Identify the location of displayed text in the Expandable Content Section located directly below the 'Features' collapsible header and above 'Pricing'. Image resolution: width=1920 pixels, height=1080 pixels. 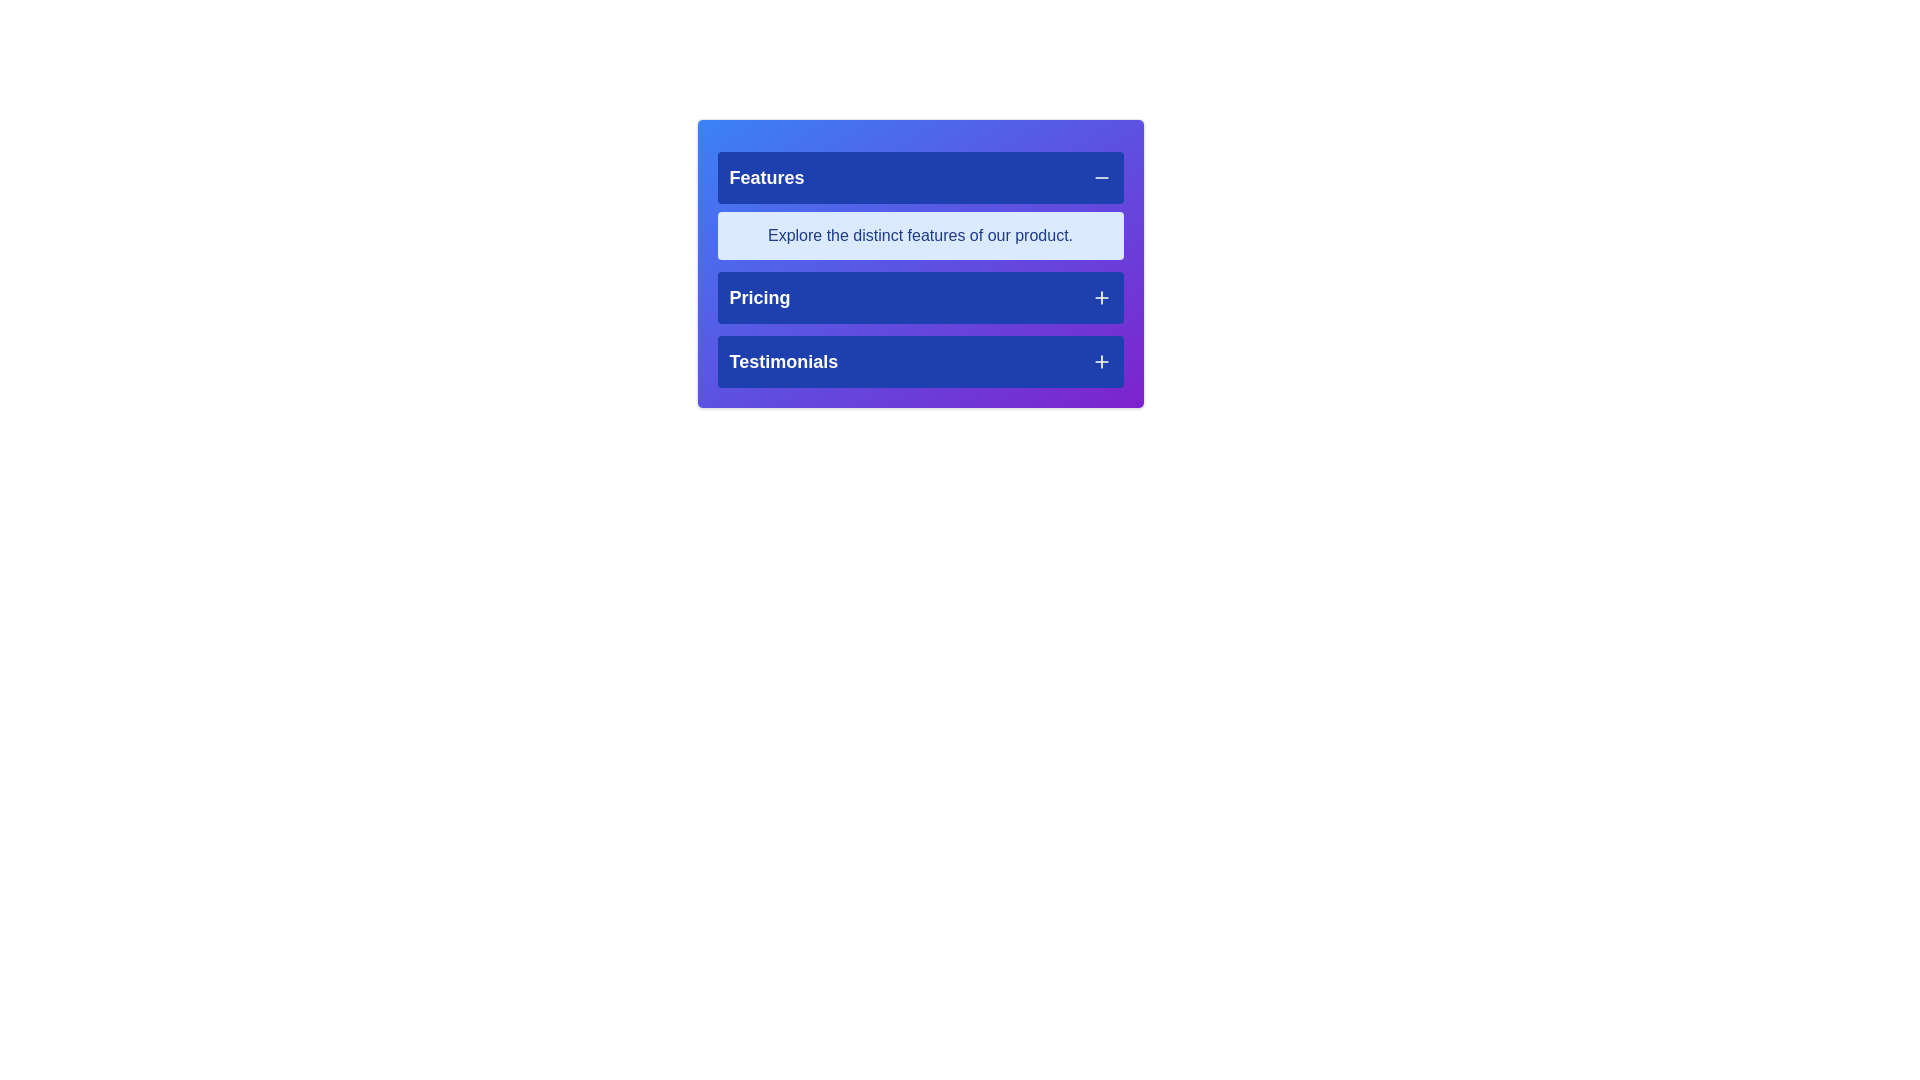
(919, 205).